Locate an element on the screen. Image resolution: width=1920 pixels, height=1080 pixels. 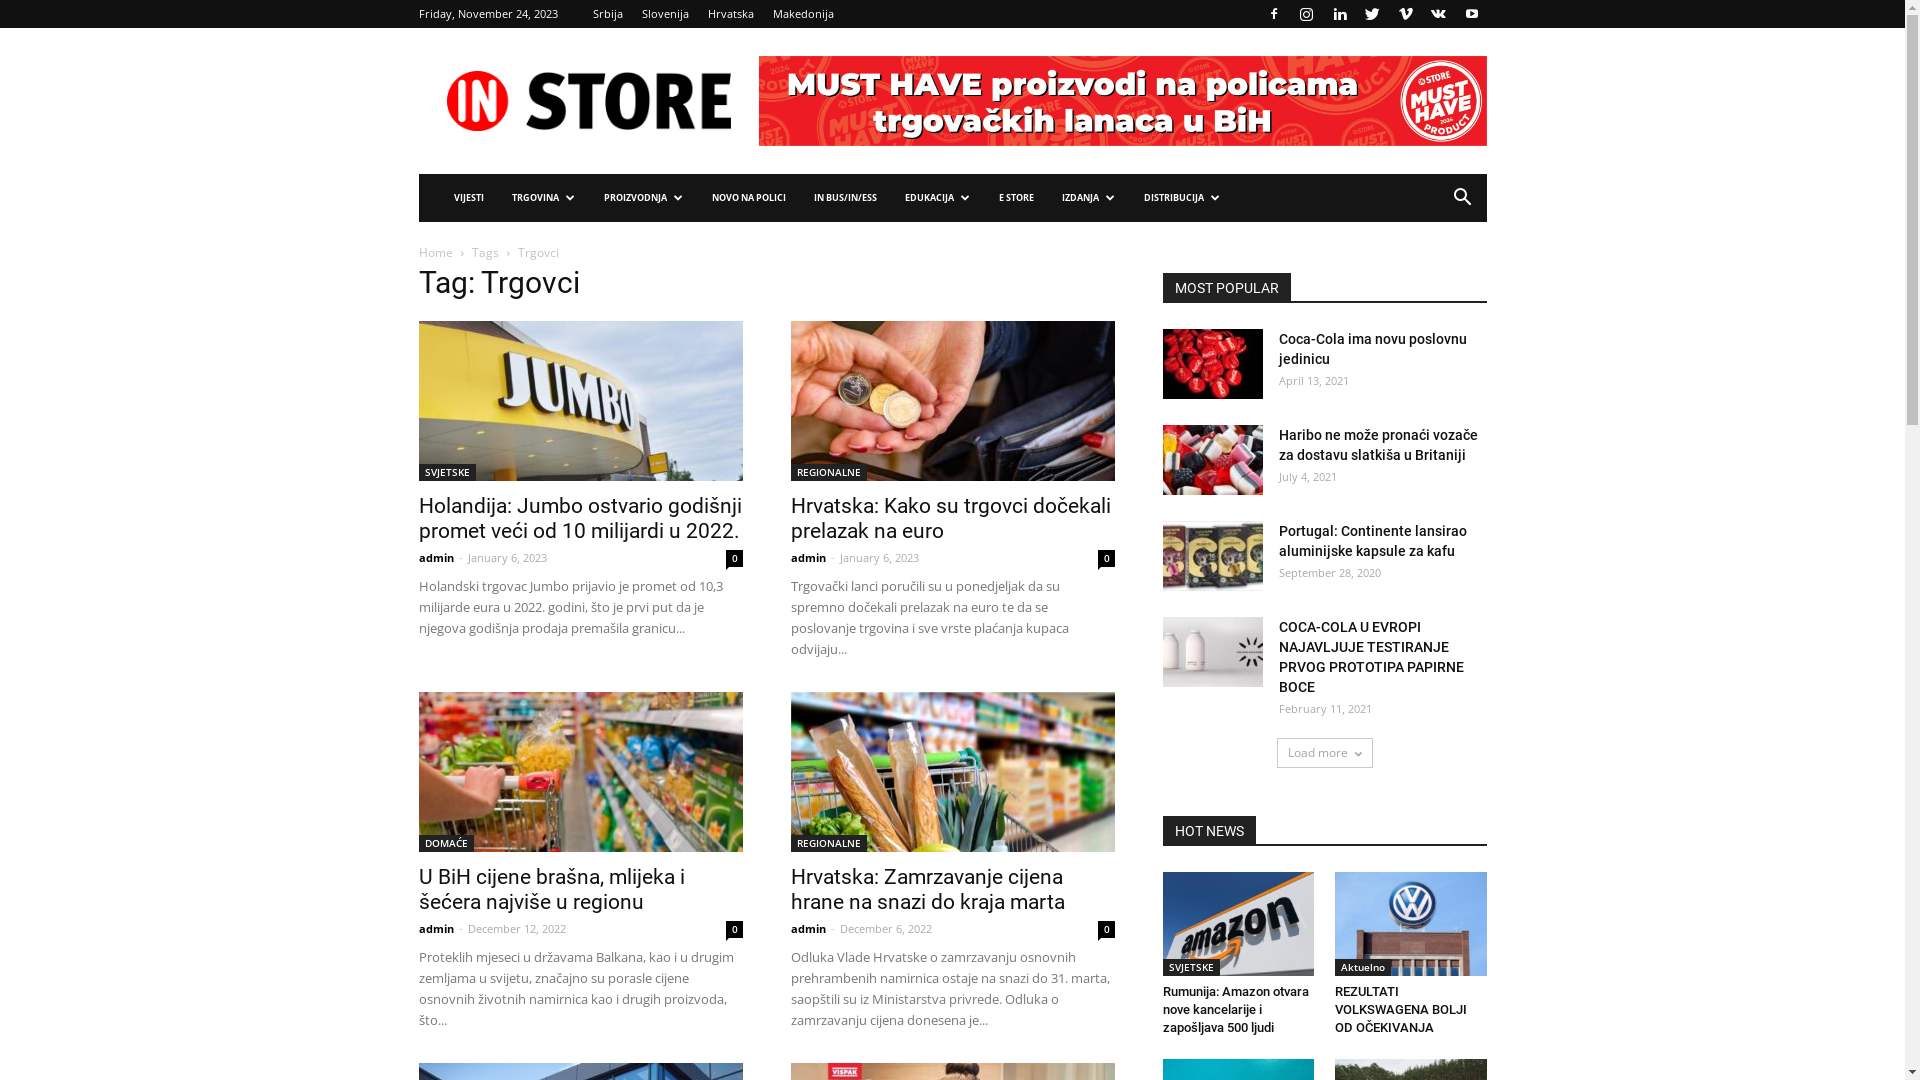
'Load more' is located at coordinates (1324, 752).